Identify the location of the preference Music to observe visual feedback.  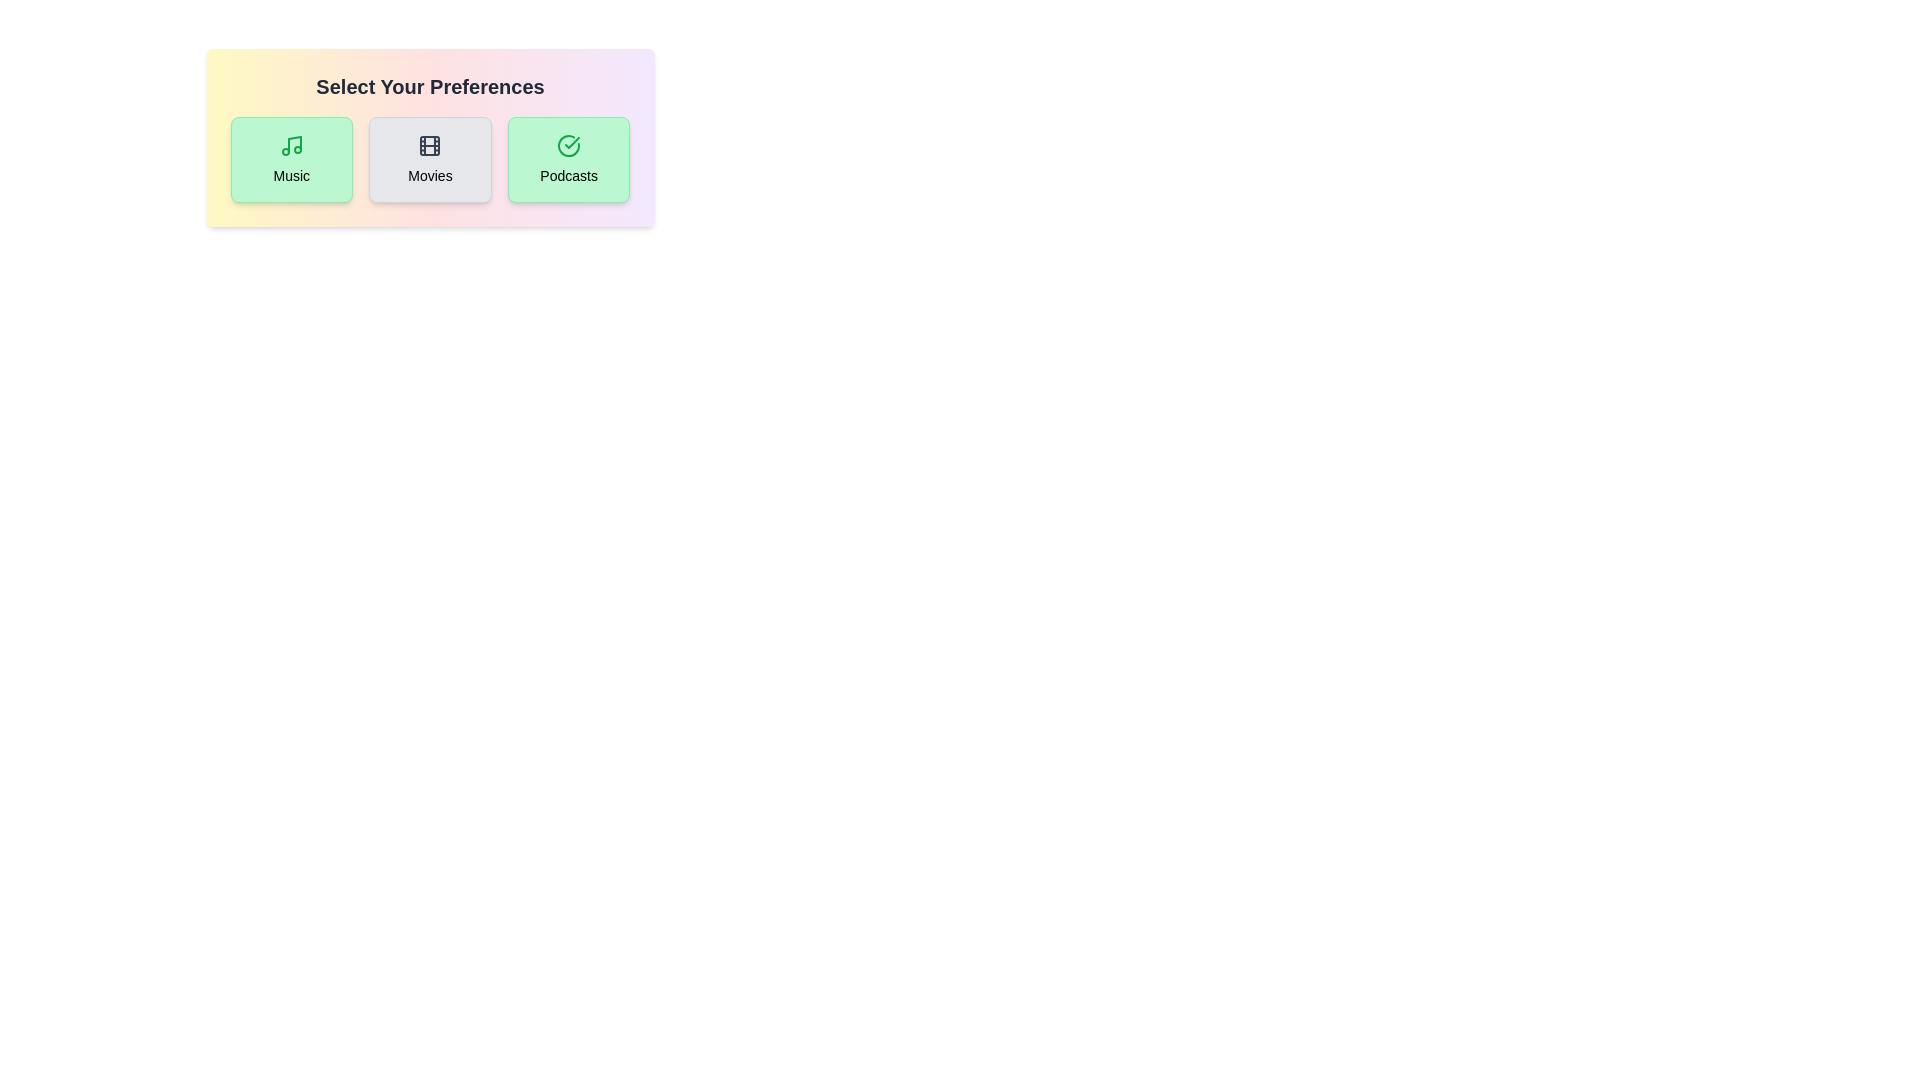
(290, 158).